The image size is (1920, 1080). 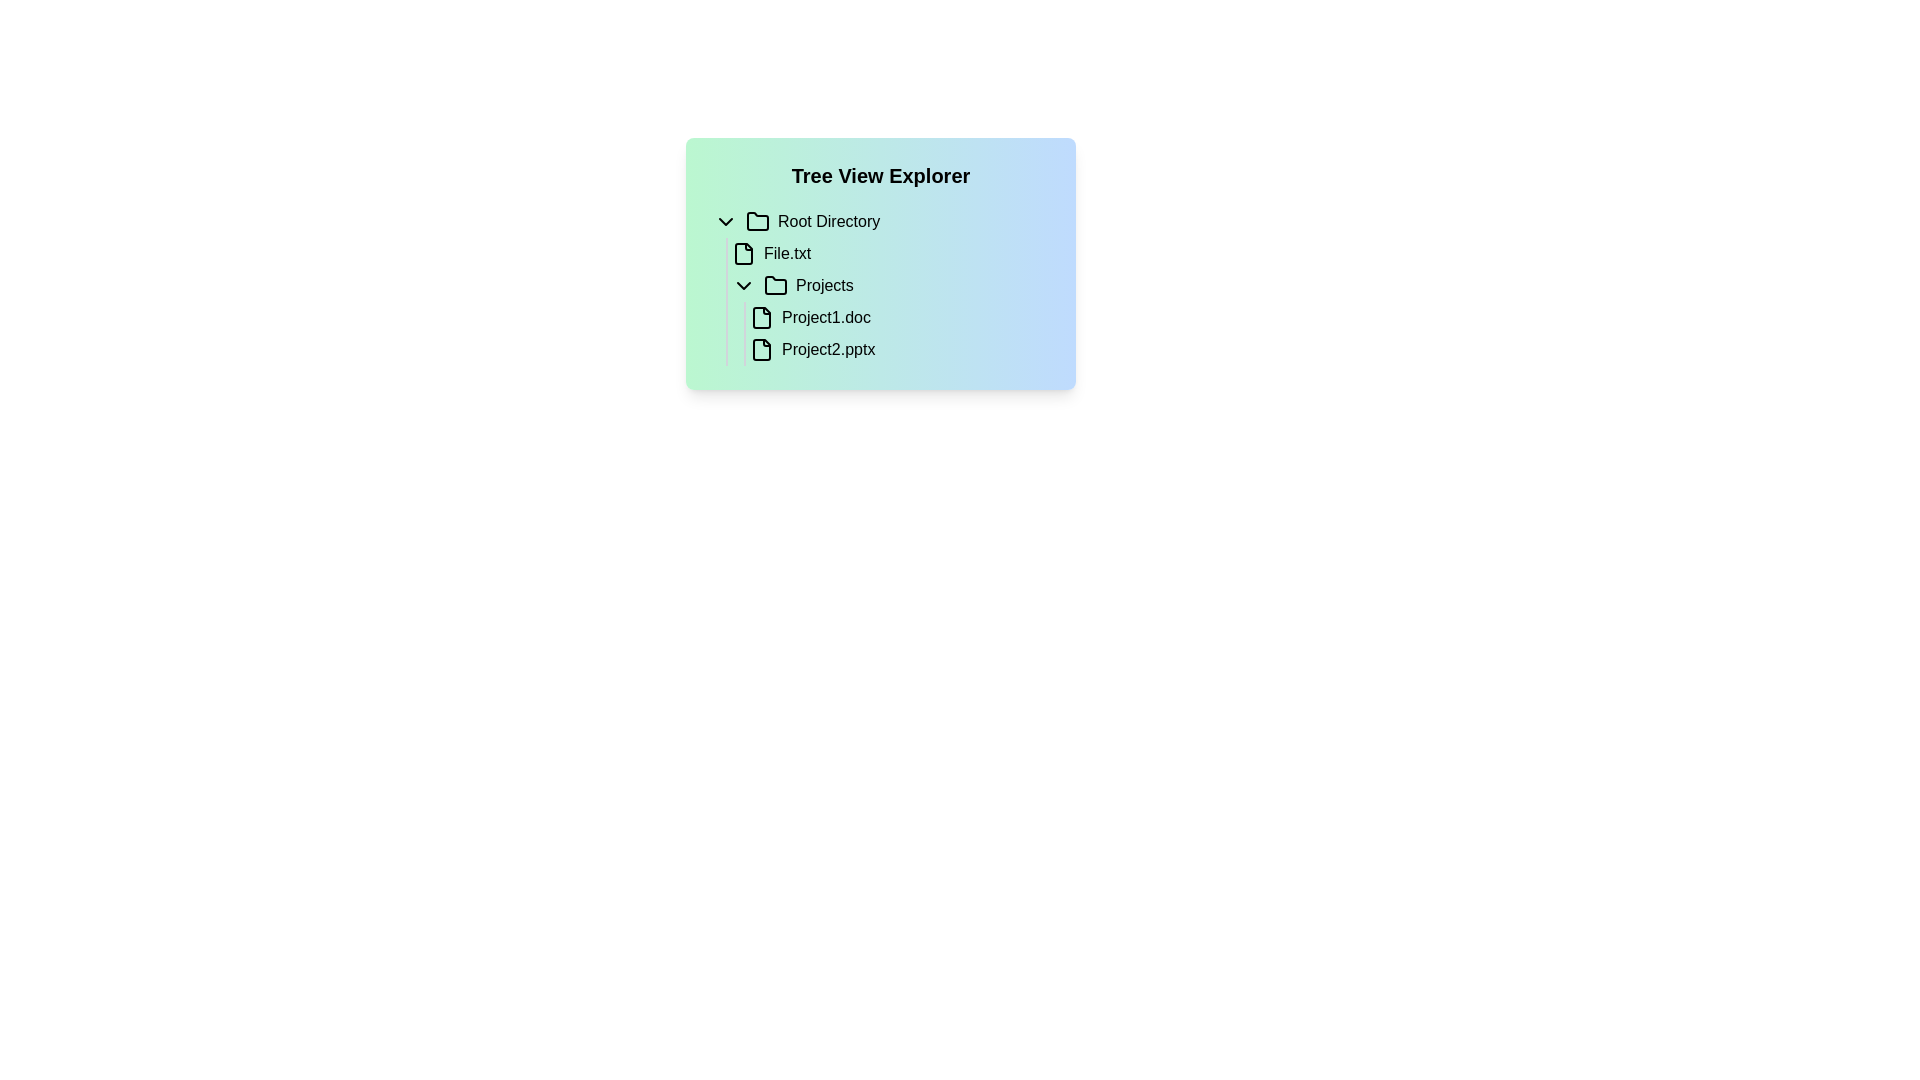 What do you see at coordinates (824, 285) in the screenshot?
I see `the text label for the folder named 'Projects'` at bounding box center [824, 285].